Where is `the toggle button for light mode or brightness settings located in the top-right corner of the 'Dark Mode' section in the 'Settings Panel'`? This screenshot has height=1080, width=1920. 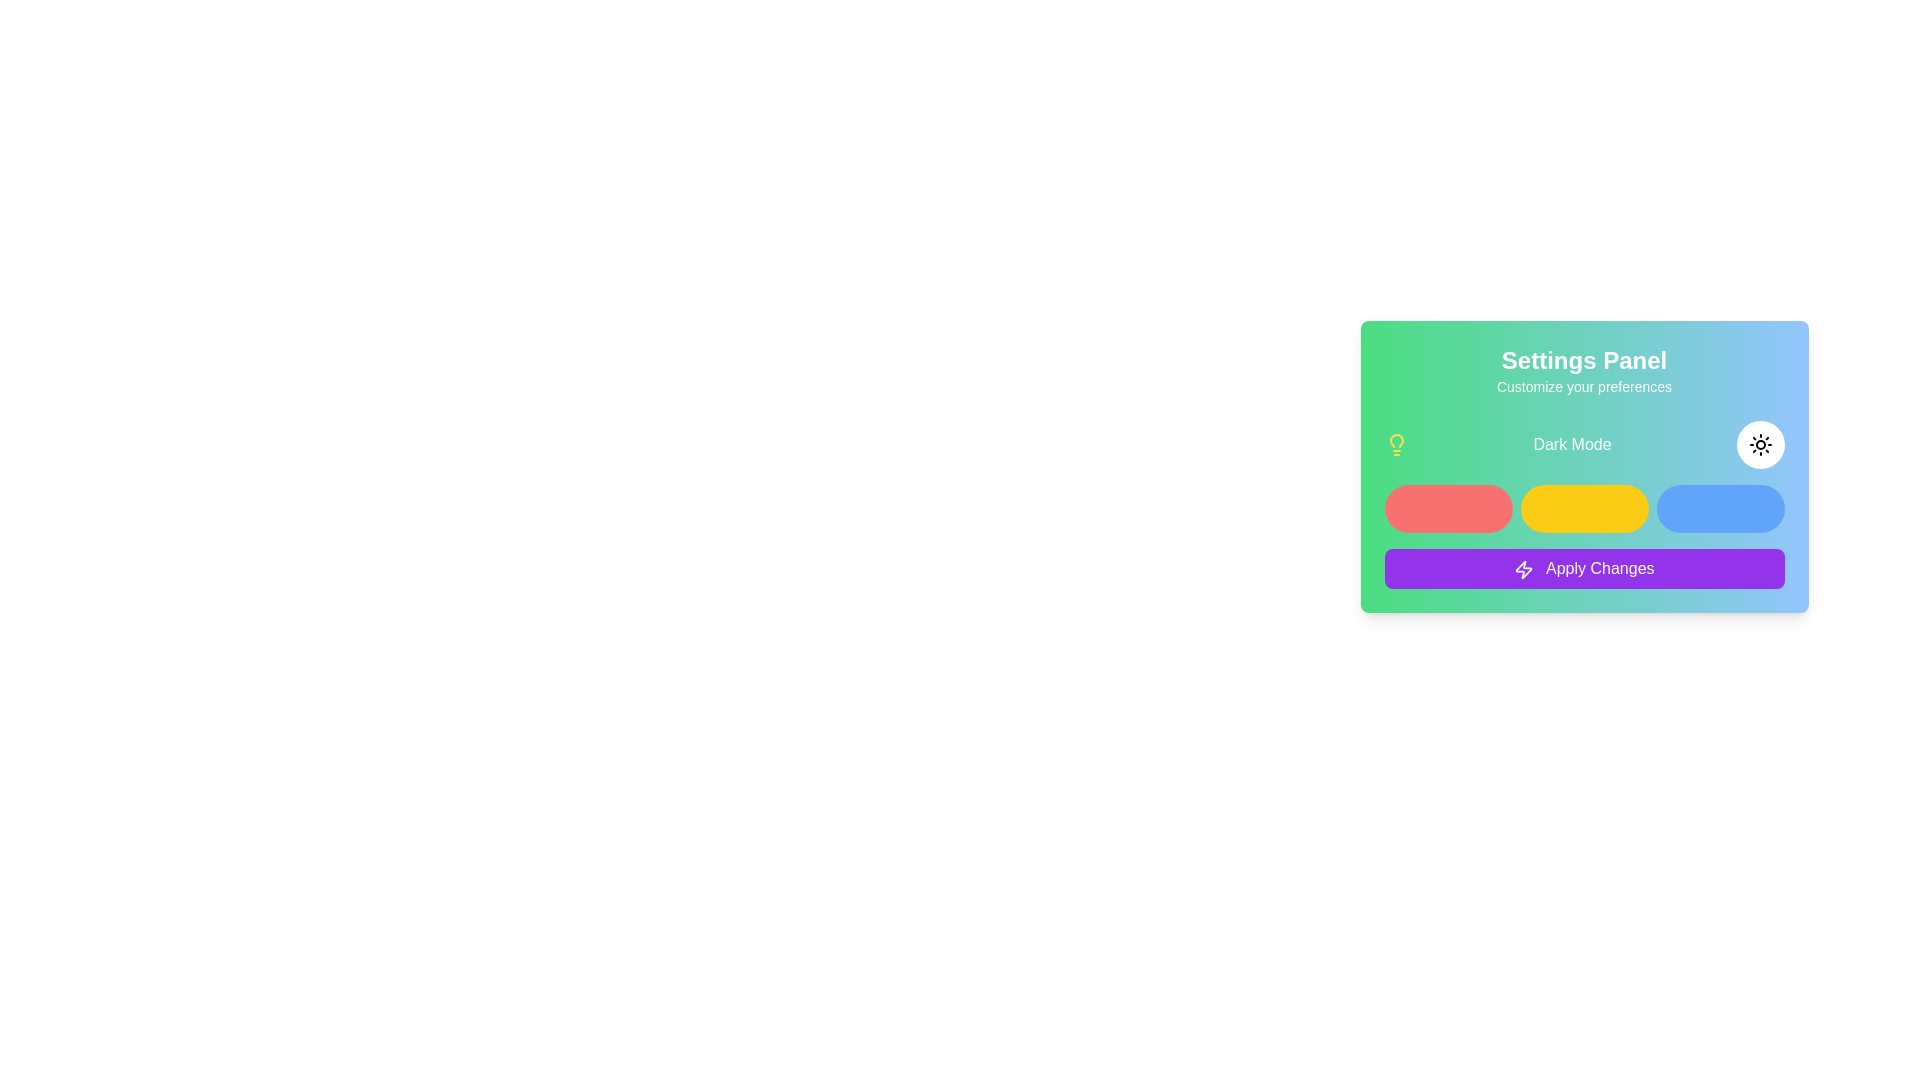 the toggle button for light mode or brightness settings located in the top-right corner of the 'Dark Mode' section in the 'Settings Panel' is located at coordinates (1760, 443).